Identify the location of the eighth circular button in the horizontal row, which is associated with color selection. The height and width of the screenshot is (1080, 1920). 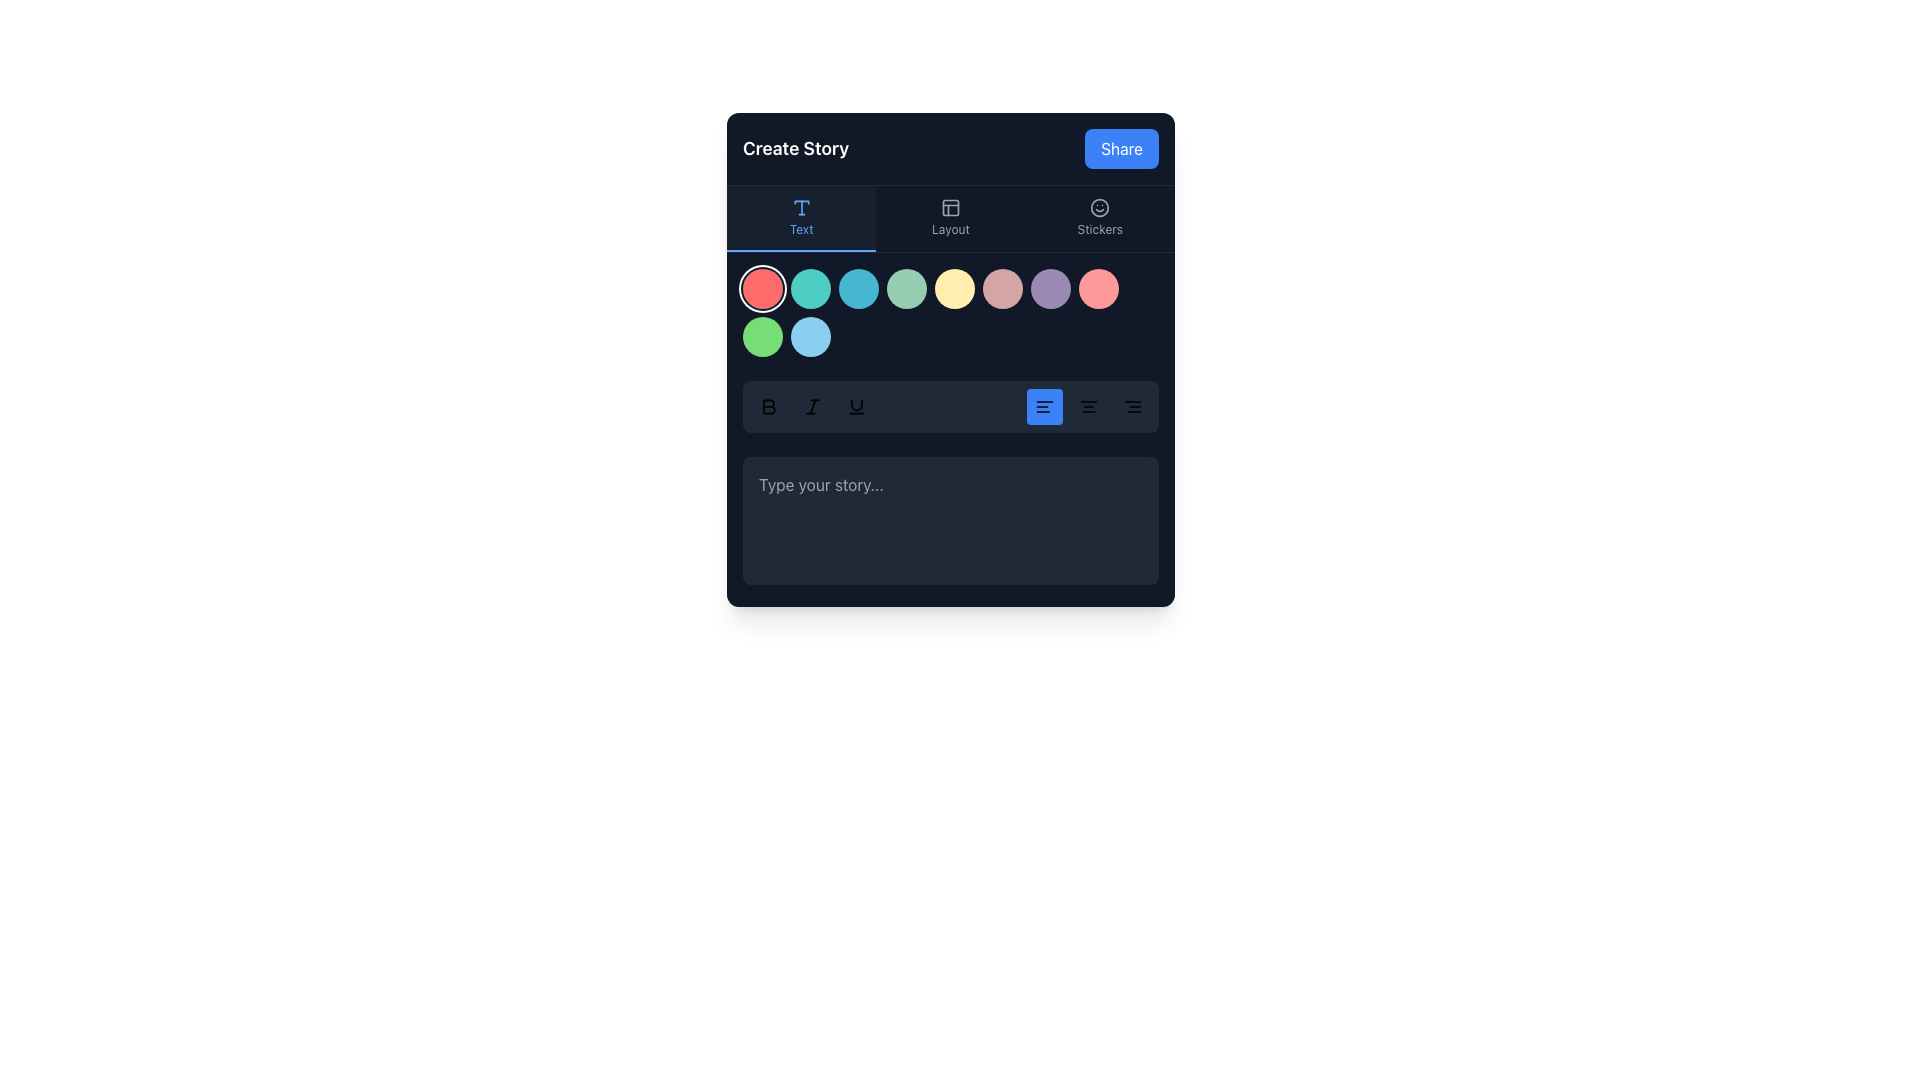
(1098, 289).